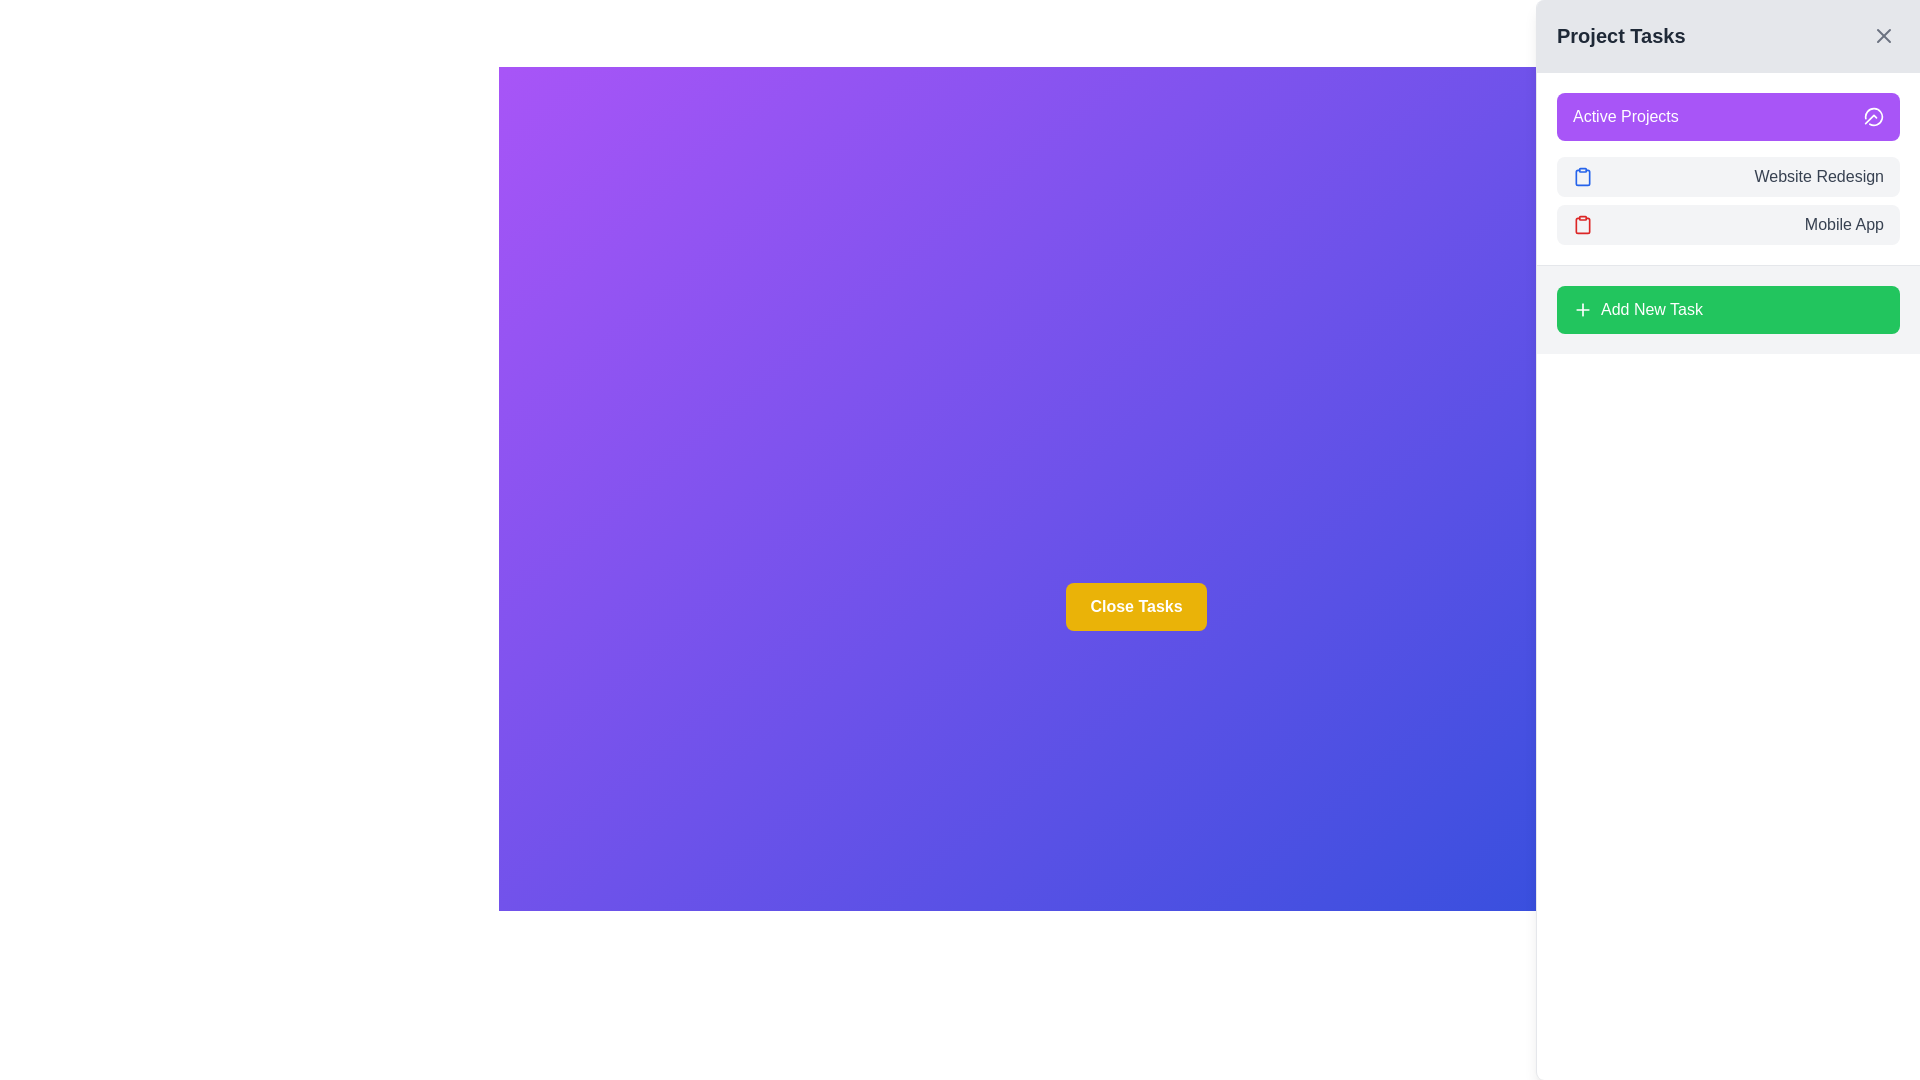 Image resolution: width=1920 pixels, height=1080 pixels. I want to click on the decorative icon that indicates completion or active status, located in the top-right corner of the 'Active Projects' button within the 'Project Tasks' section, so click(1872, 116).